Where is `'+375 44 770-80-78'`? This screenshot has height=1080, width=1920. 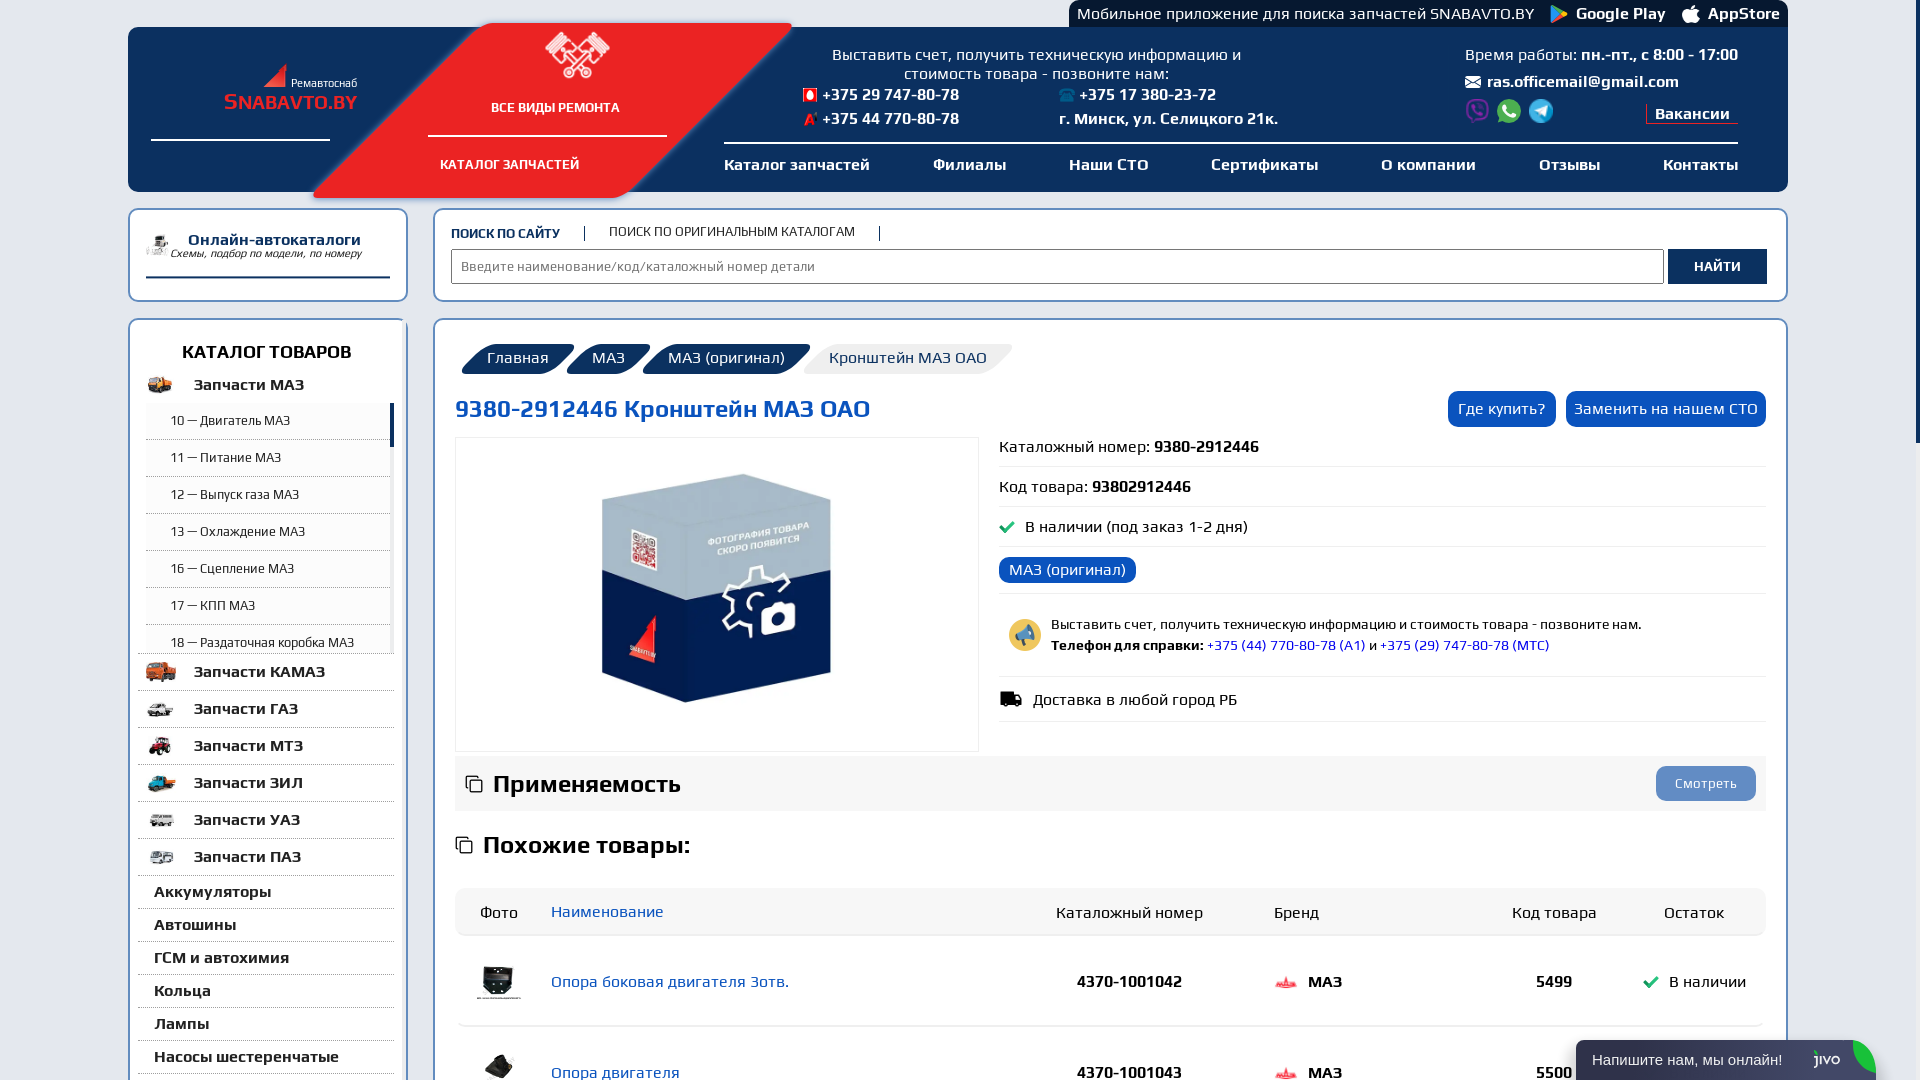 '+375 44 770-80-78' is located at coordinates (801, 119).